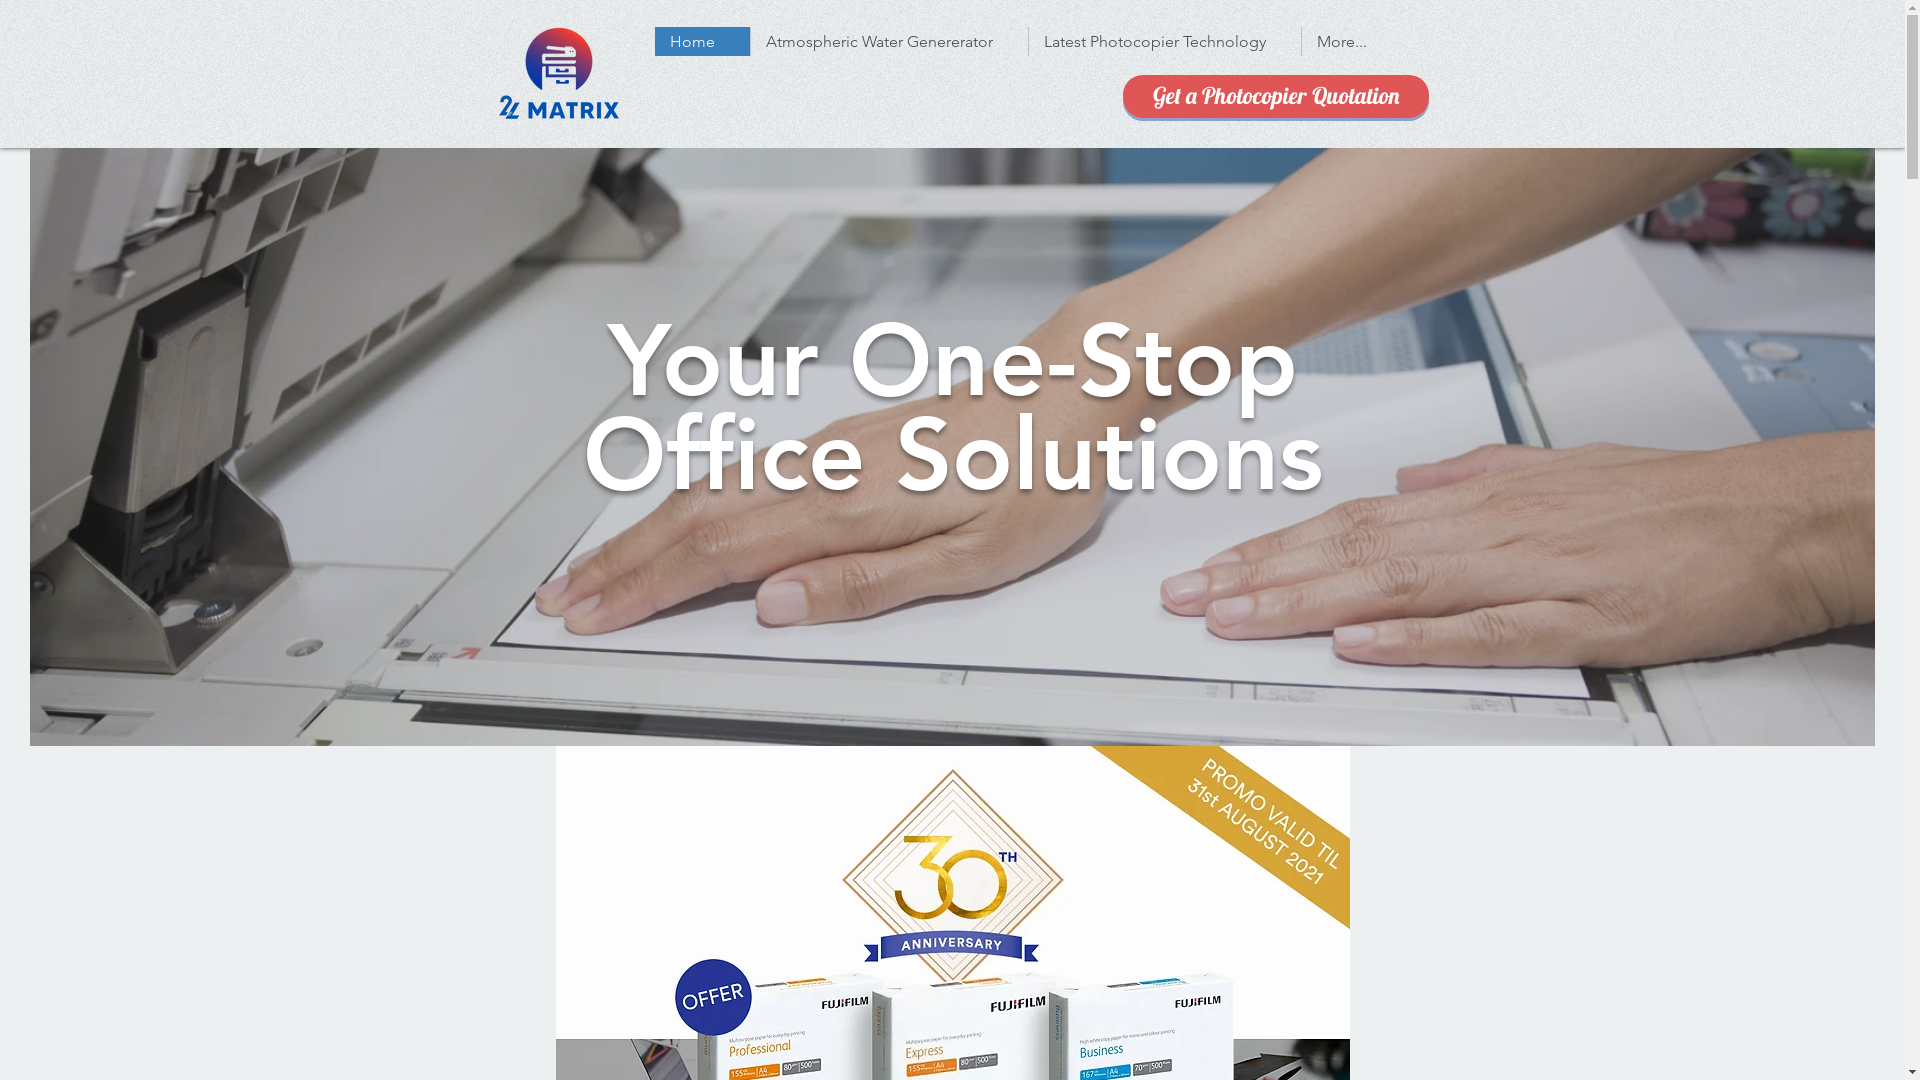  Describe the element at coordinates (887, 41) in the screenshot. I see `'Atmospheric Water Genererator'` at that location.